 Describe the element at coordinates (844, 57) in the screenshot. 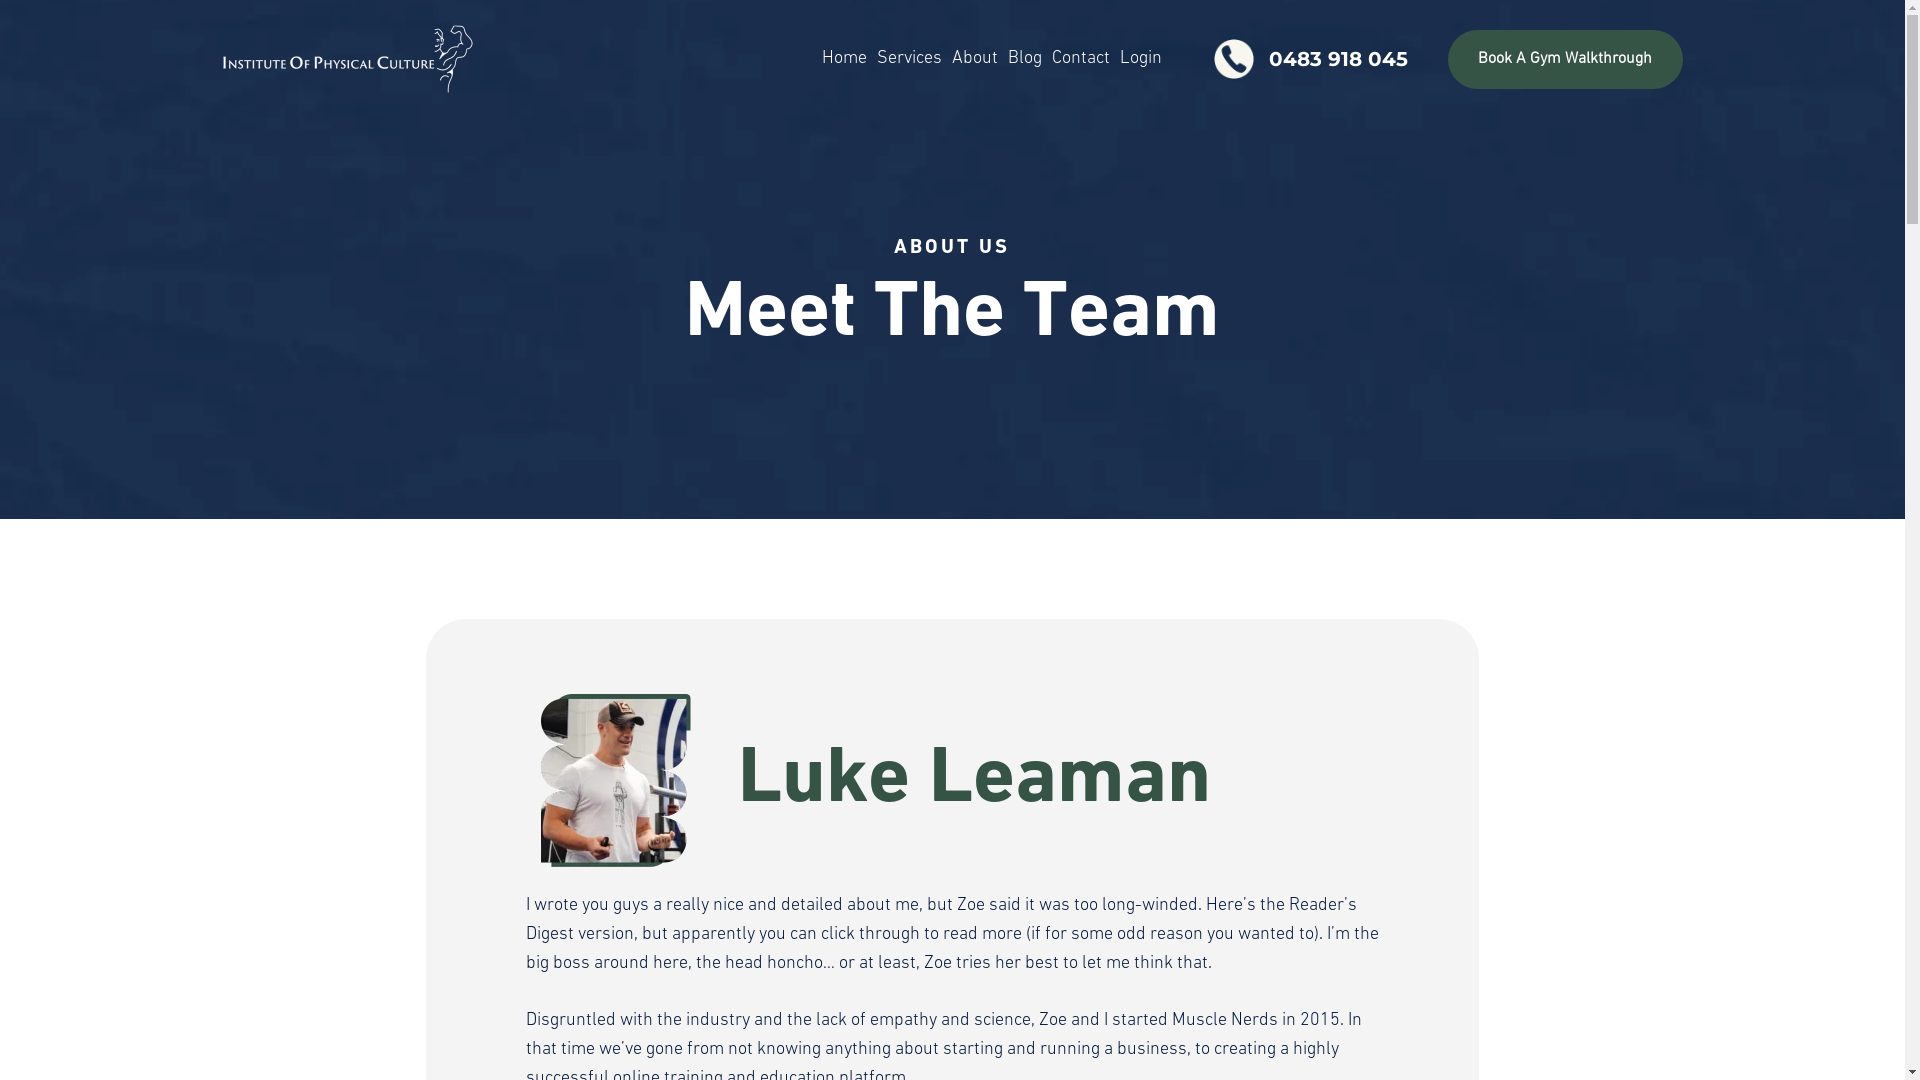

I see `'Home'` at that location.